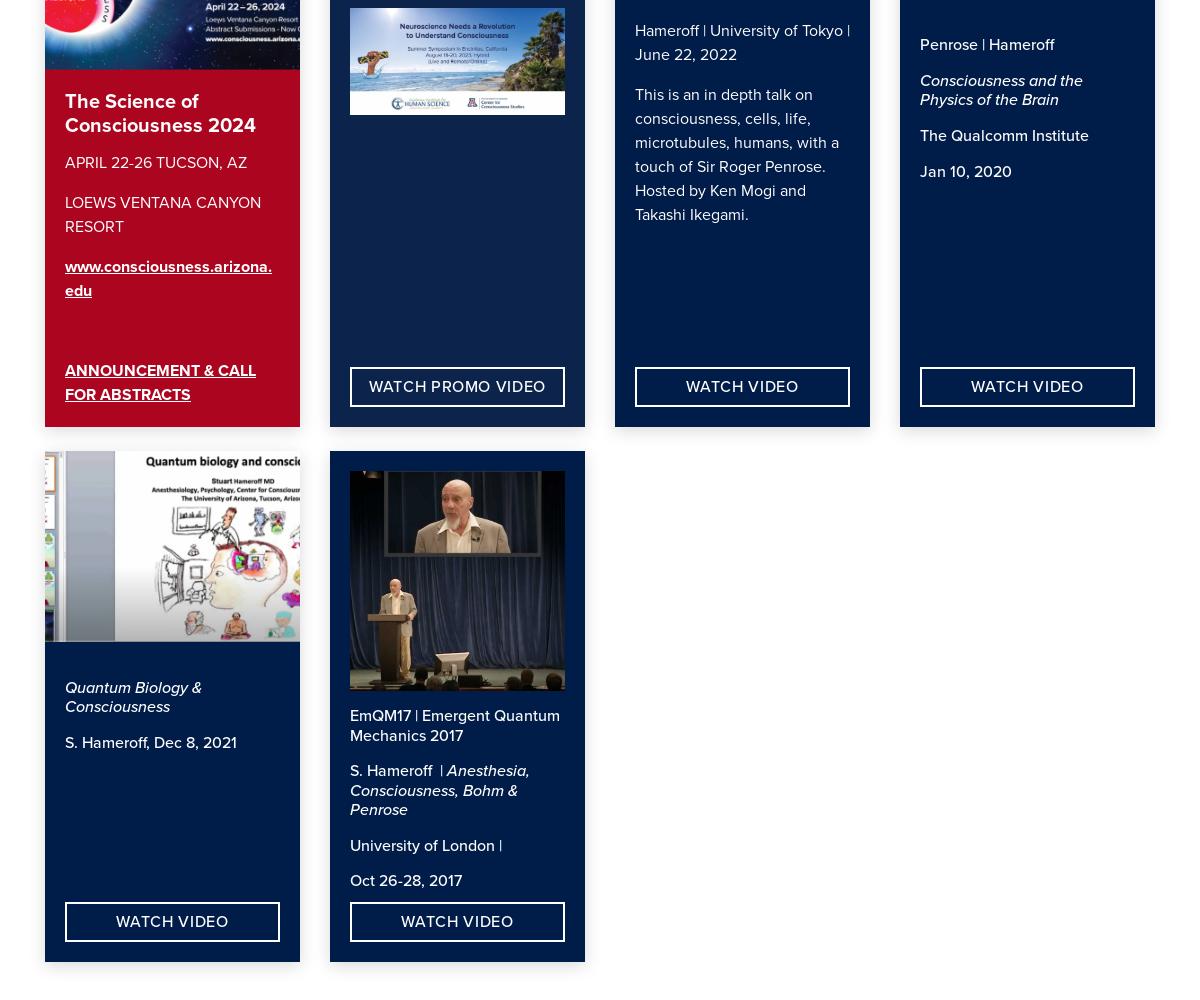 The width and height of the screenshot is (1200, 1000). I want to click on 'The Science of Consciousness 2024', so click(159, 112).